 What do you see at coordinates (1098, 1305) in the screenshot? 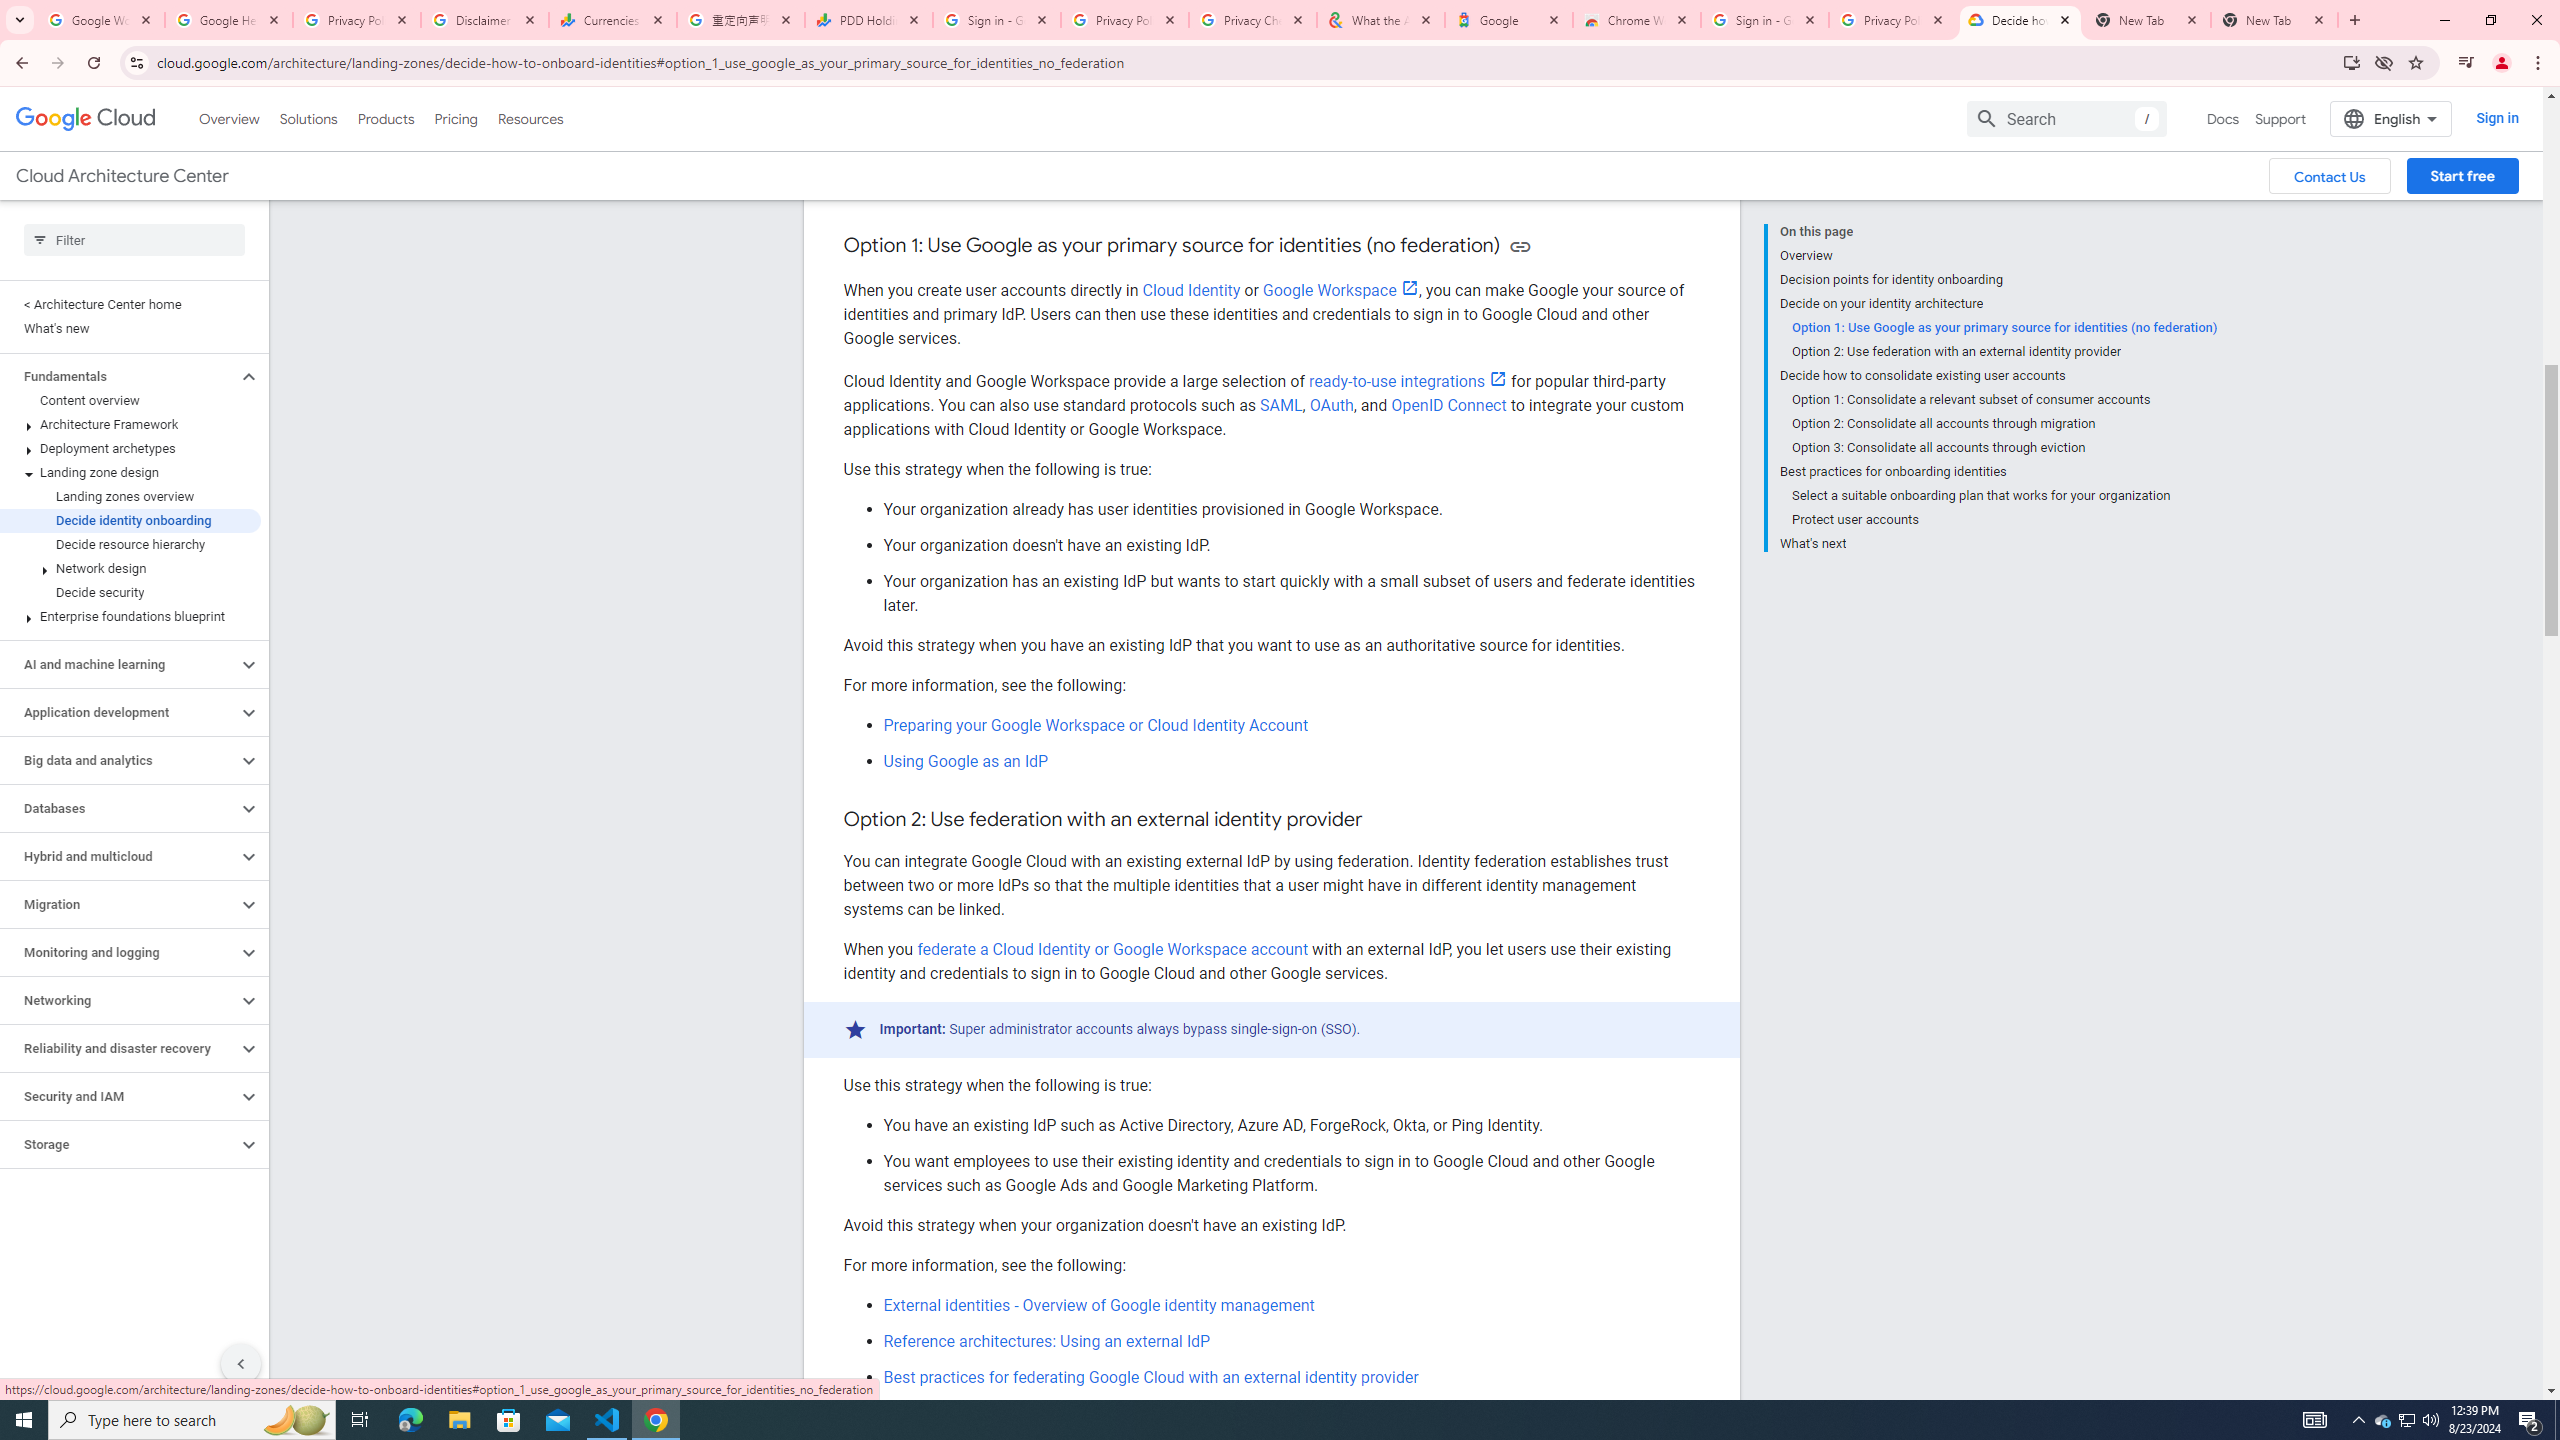
I see `'External identities - Overview of Google identity management'` at bounding box center [1098, 1305].